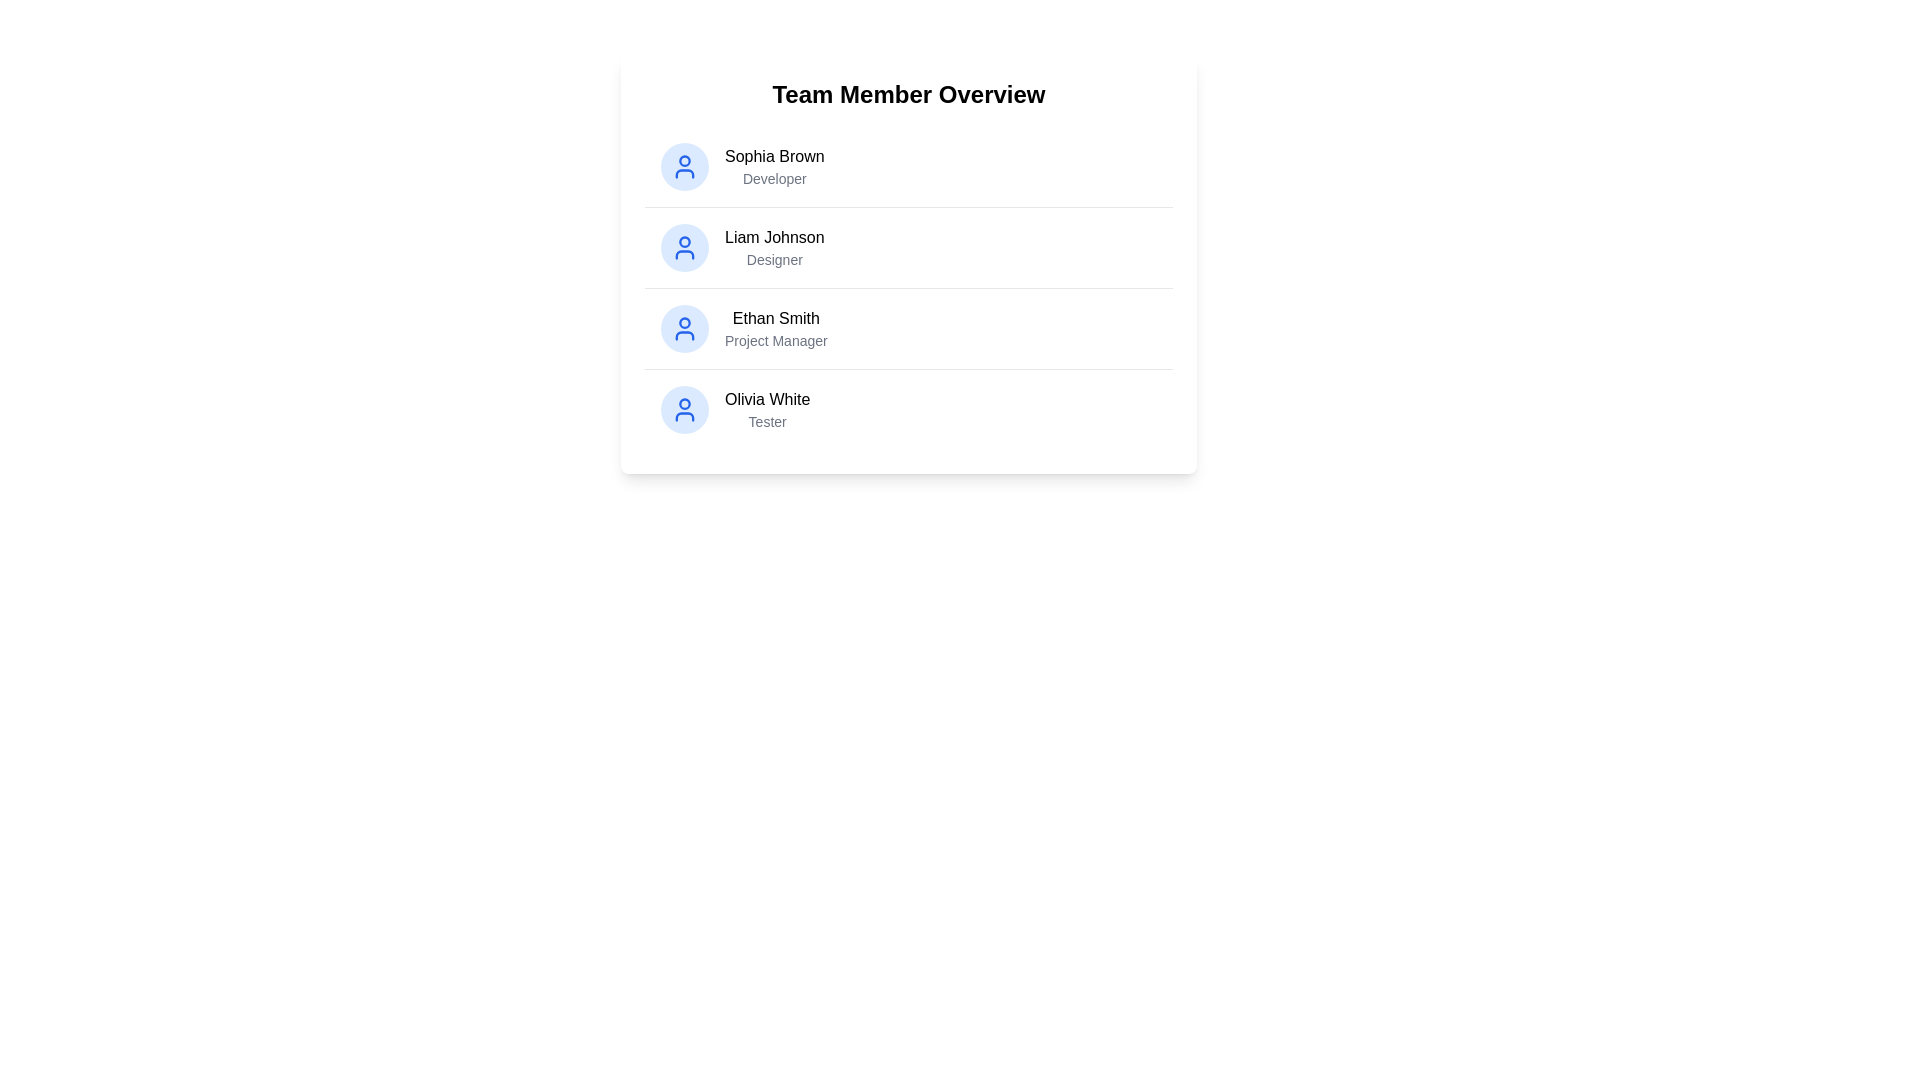 The height and width of the screenshot is (1080, 1920). I want to click on the circular graphical shape within the user icon located at the top of the vertical list, so click(685, 160).